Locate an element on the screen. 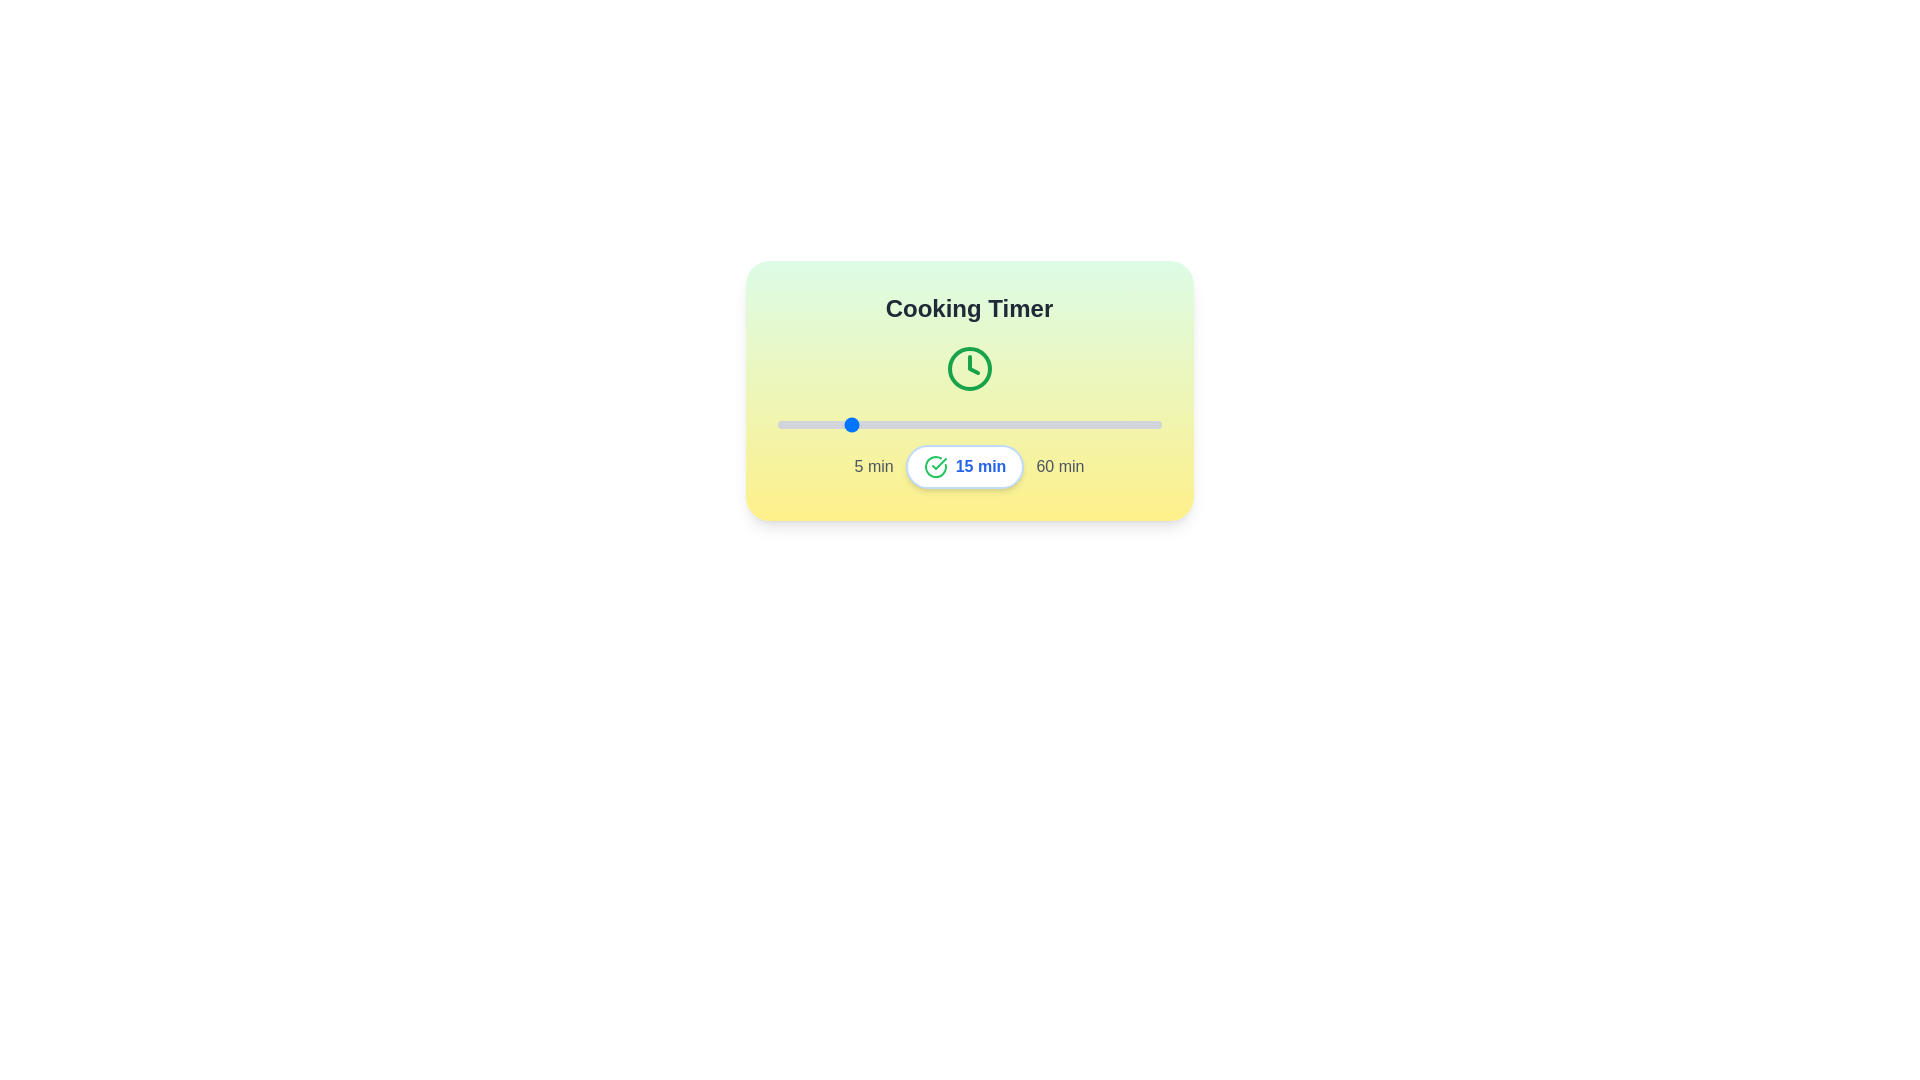 The width and height of the screenshot is (1920, 1080). slider is located at coordinates (1069, 423).